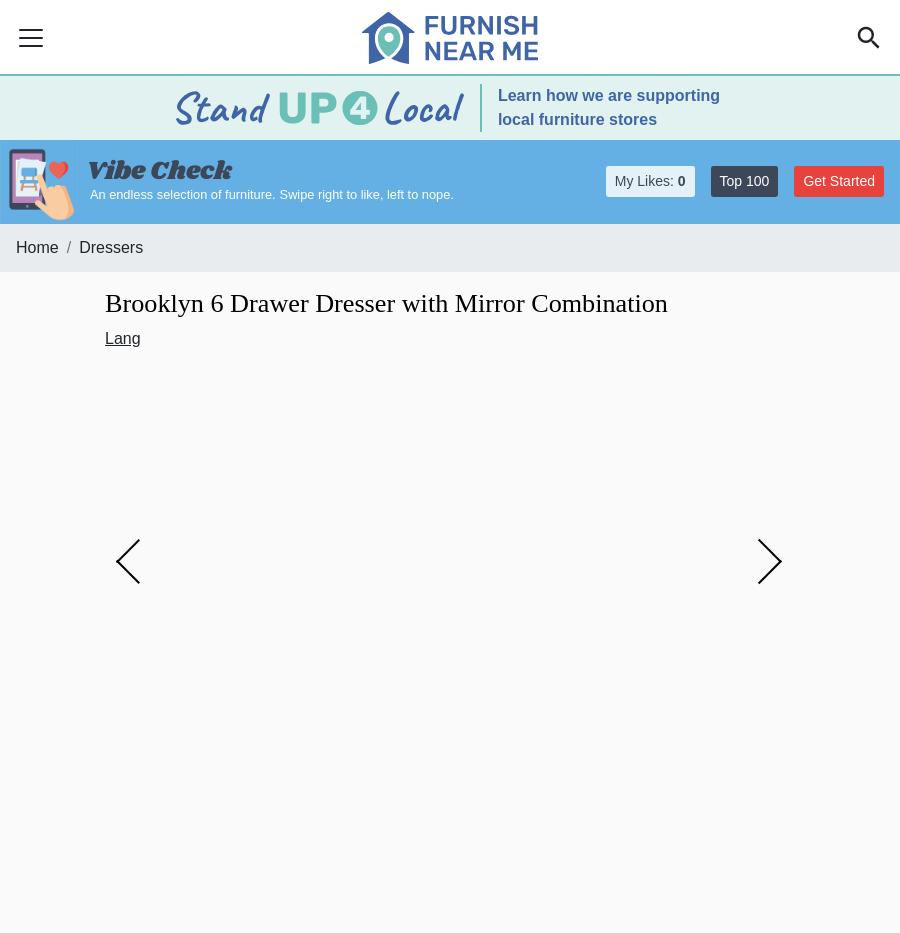 This screenshot has height=933, width=900. What do you see at coordinates (802, 181) in the screenshot?
I see `'Get Started'` at bounding box center [802, 181].